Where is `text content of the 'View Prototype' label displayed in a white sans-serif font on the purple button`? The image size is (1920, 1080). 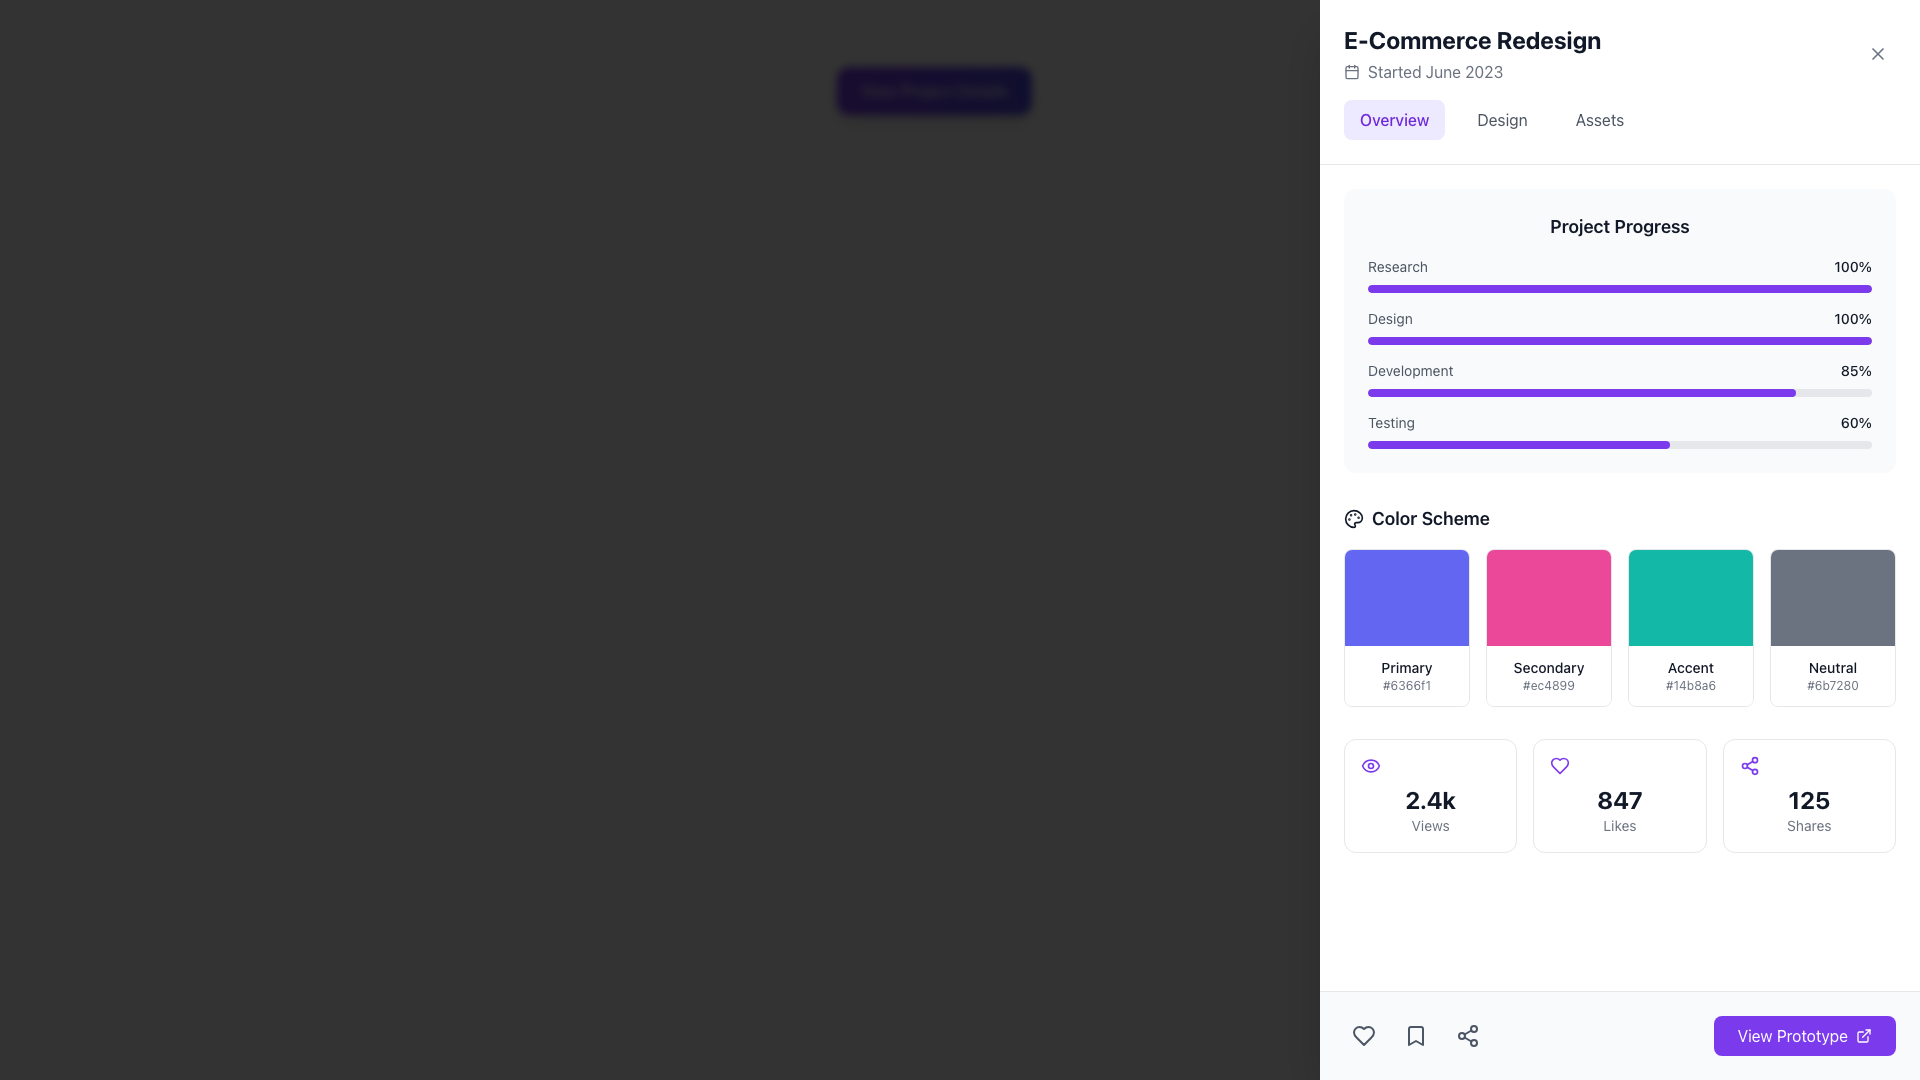
text content of the 'View Prototype' label displayed in a white sans-serif font on the purple button is located at coordinates (1792, 1035).